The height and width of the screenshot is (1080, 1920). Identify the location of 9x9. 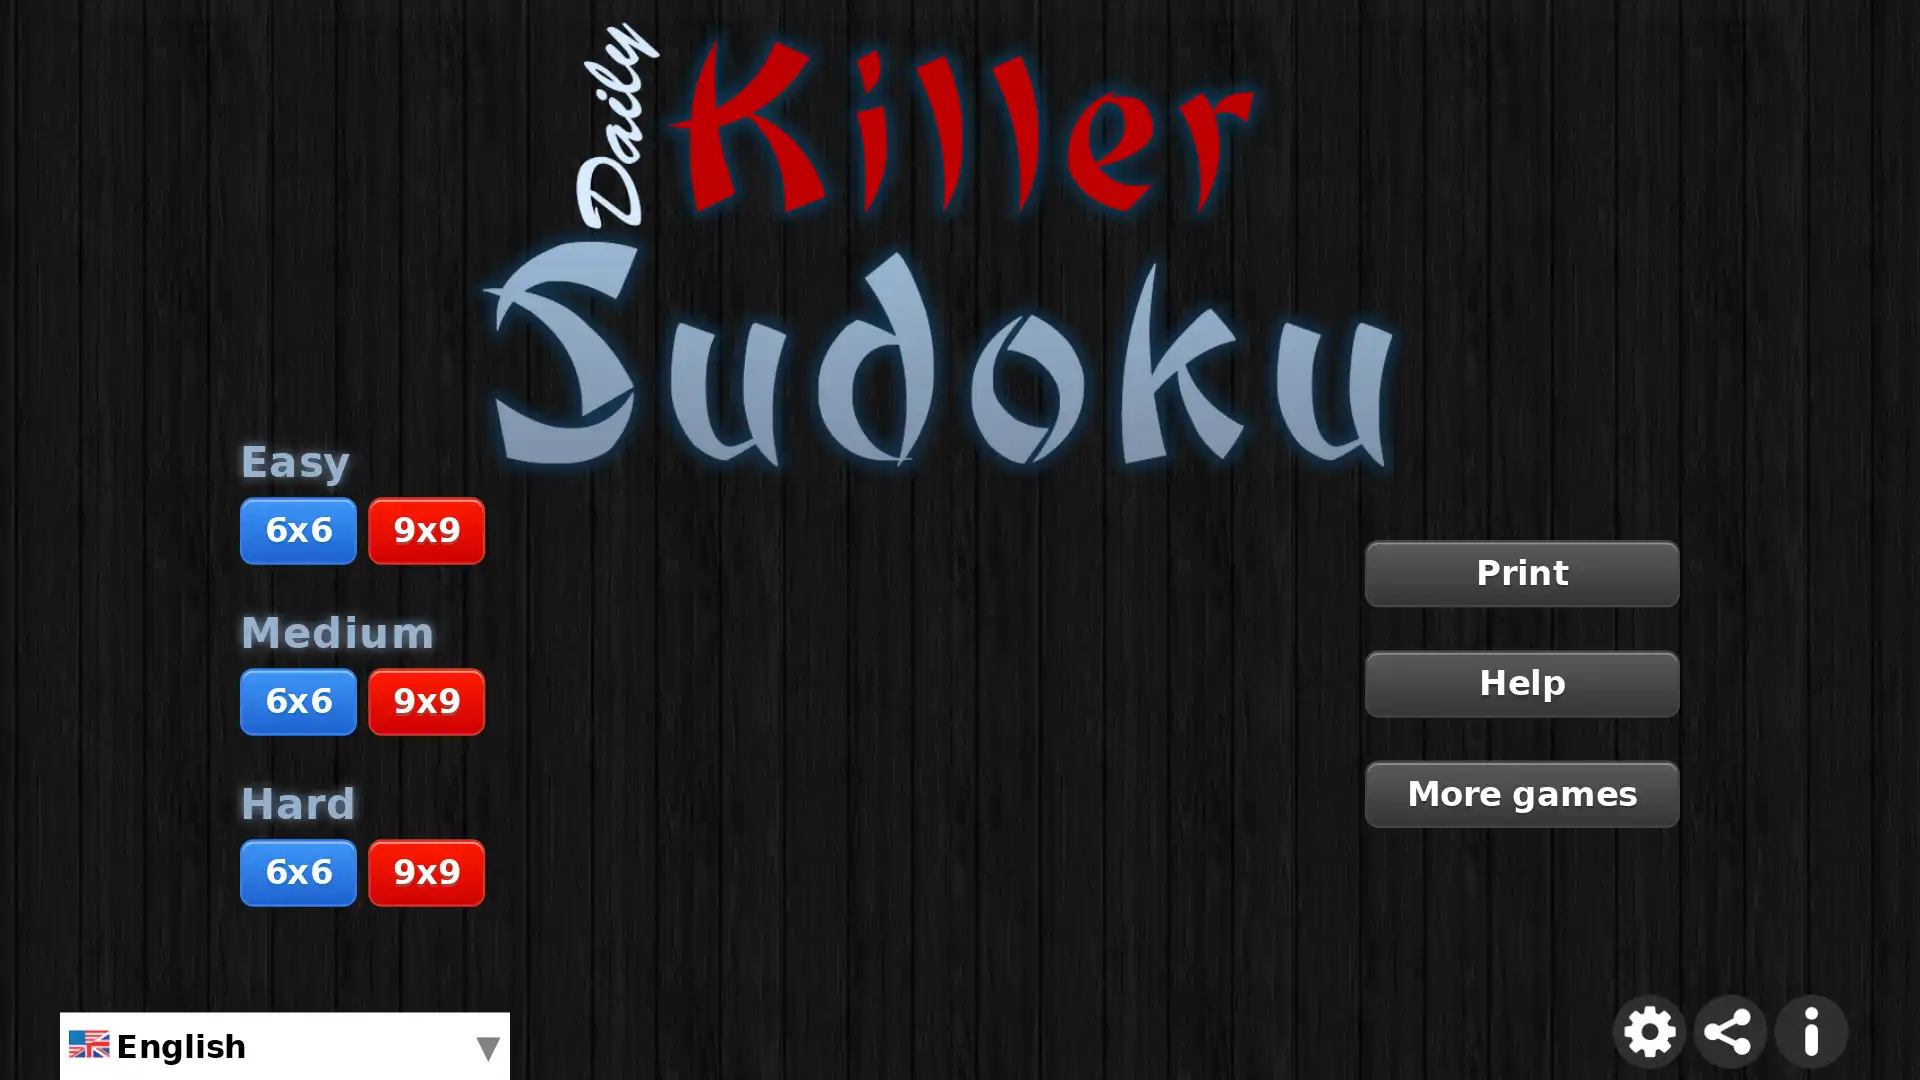
(425, 529).